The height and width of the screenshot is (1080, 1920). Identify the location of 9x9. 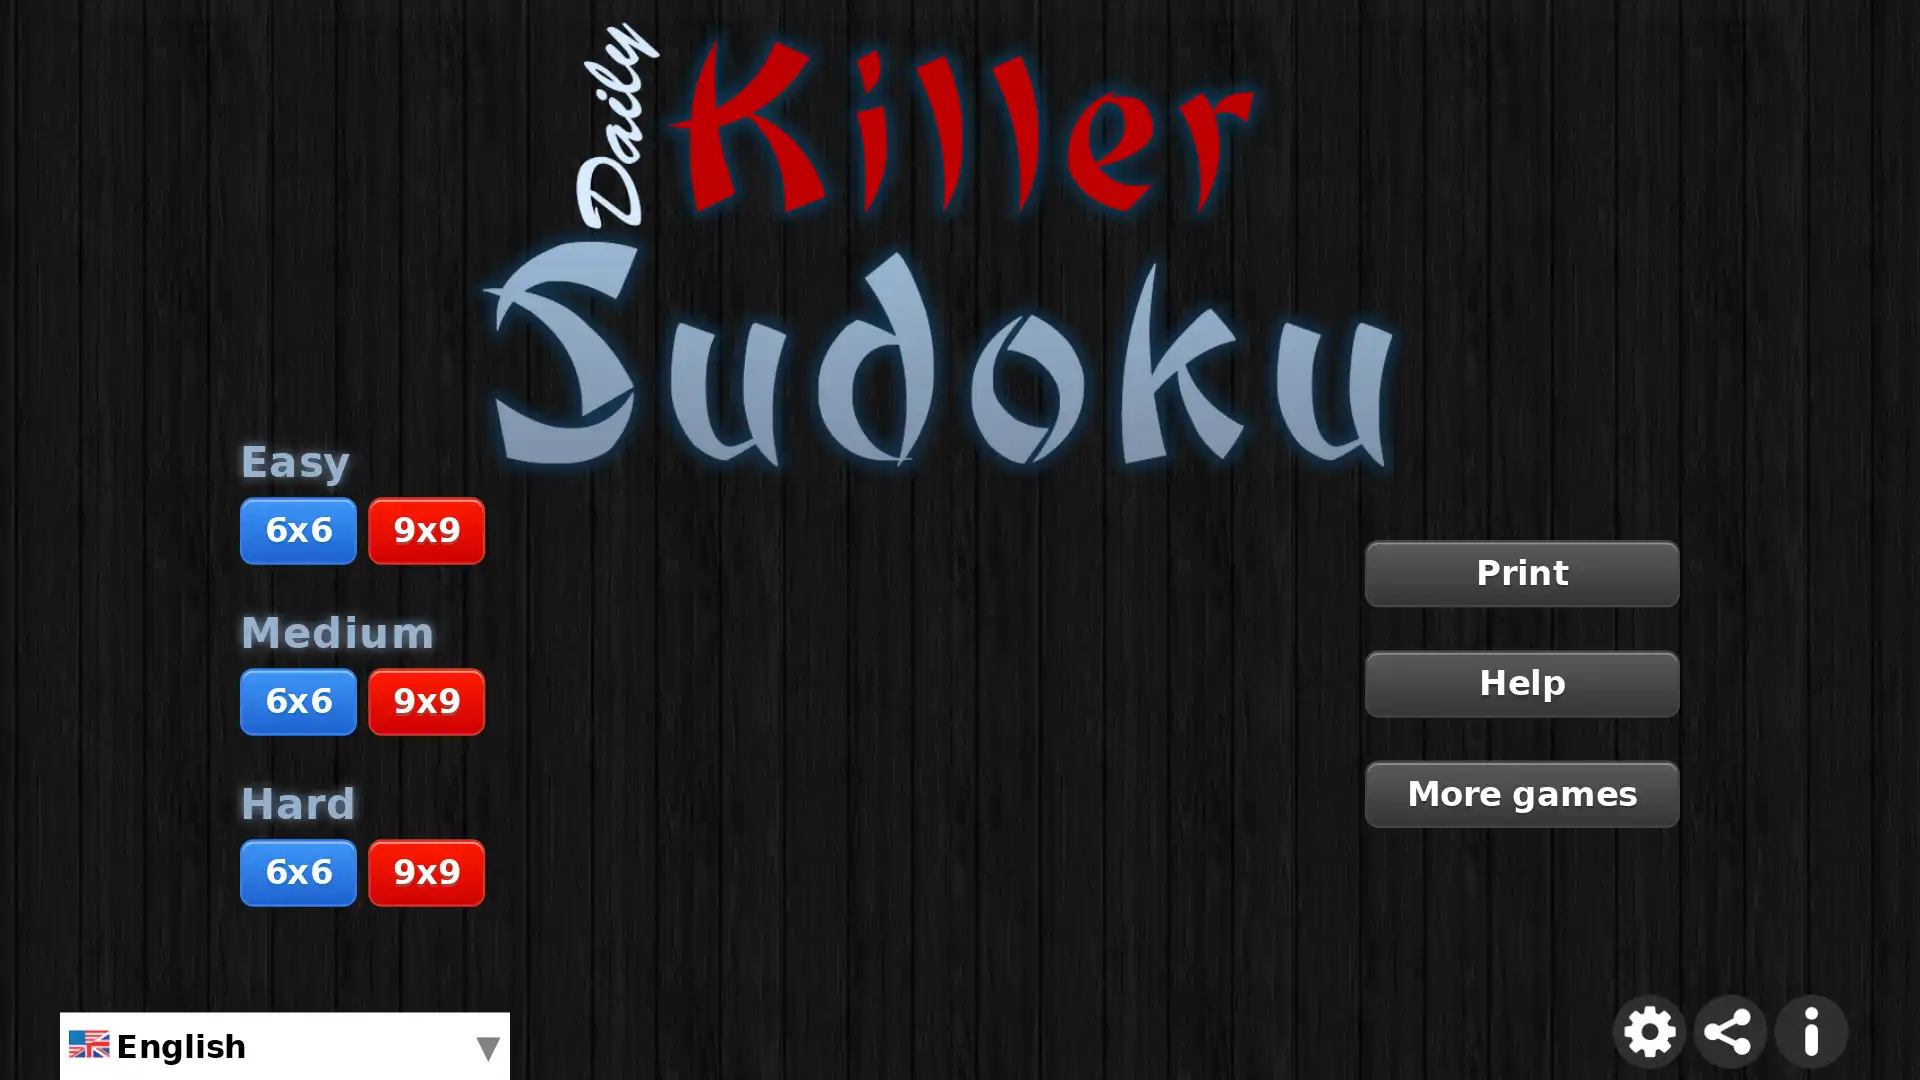
(425, 529).